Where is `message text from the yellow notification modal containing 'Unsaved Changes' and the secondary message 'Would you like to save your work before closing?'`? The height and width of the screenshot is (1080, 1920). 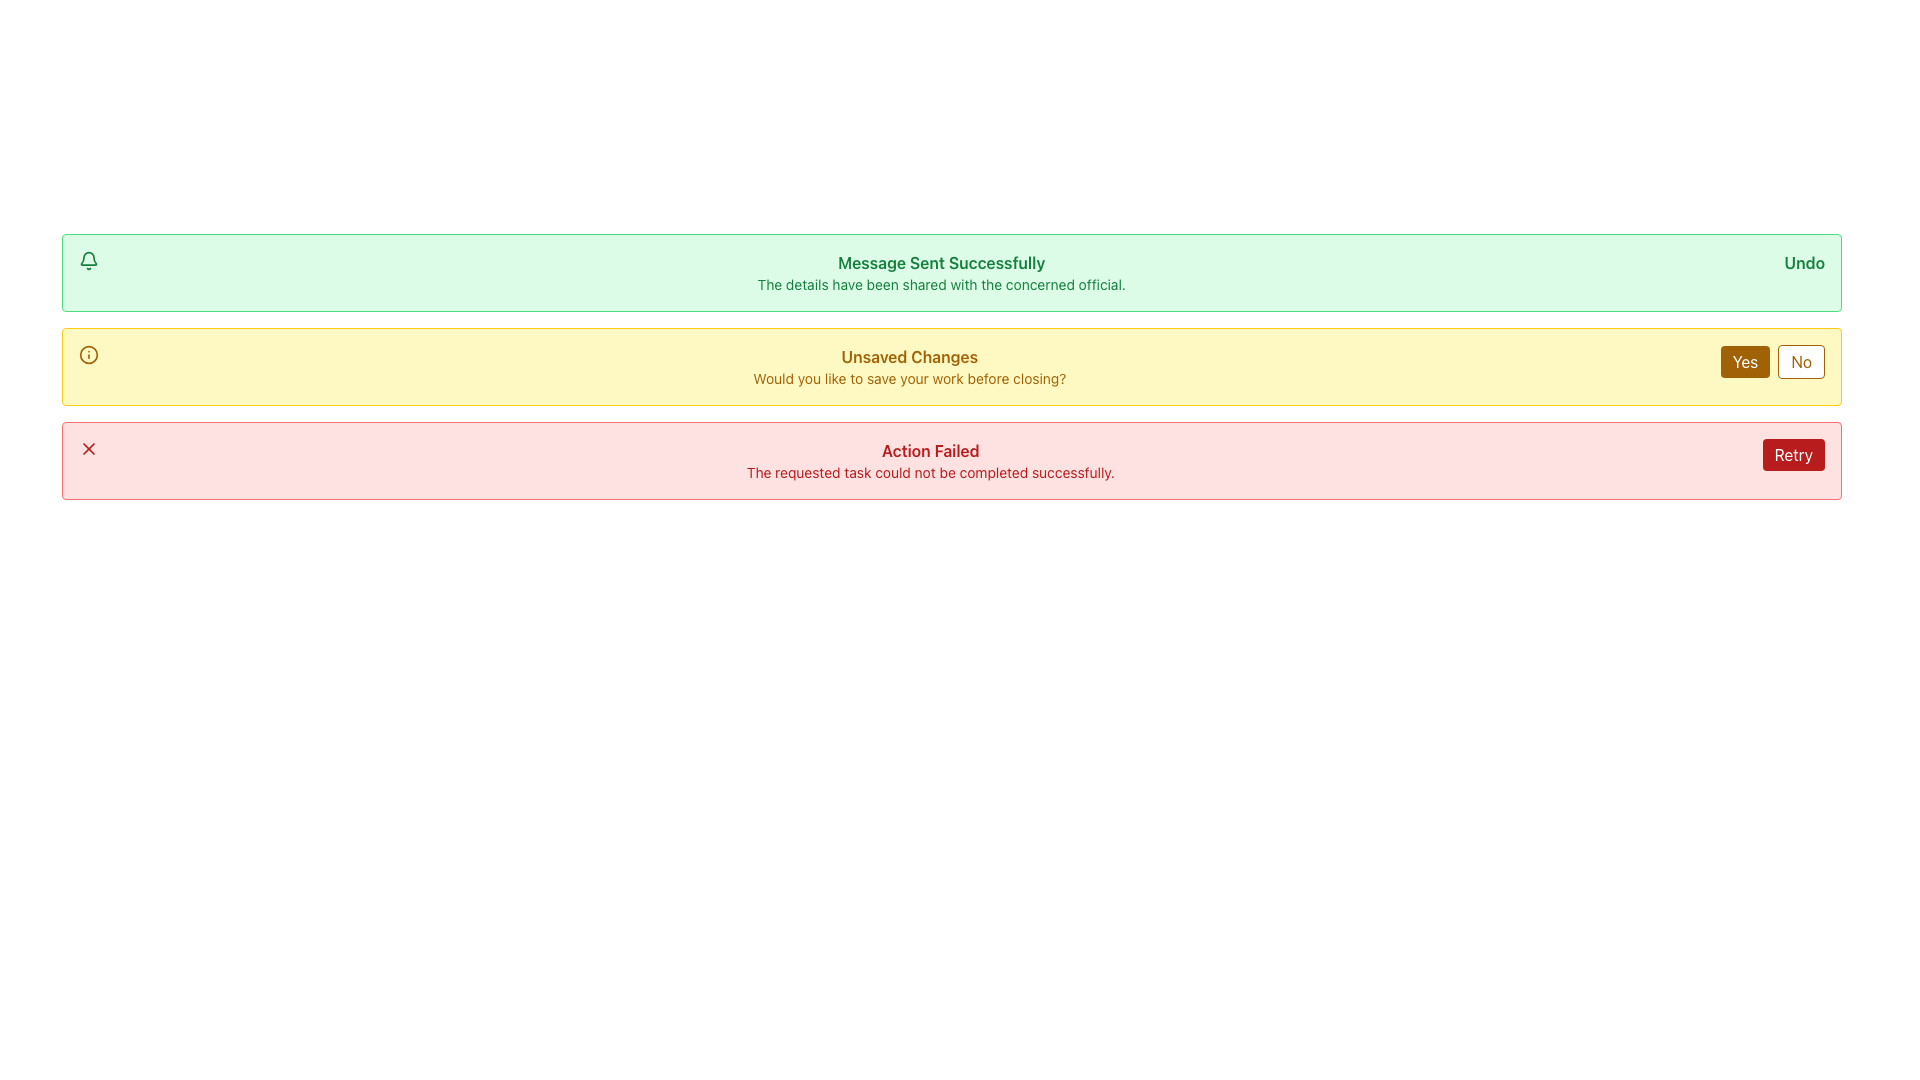 message text from the yellow notification modal containing 'Unsaved Changes' and the secondary message 'Would you like to save your work before closing?' is located at coordinates (950, 366).